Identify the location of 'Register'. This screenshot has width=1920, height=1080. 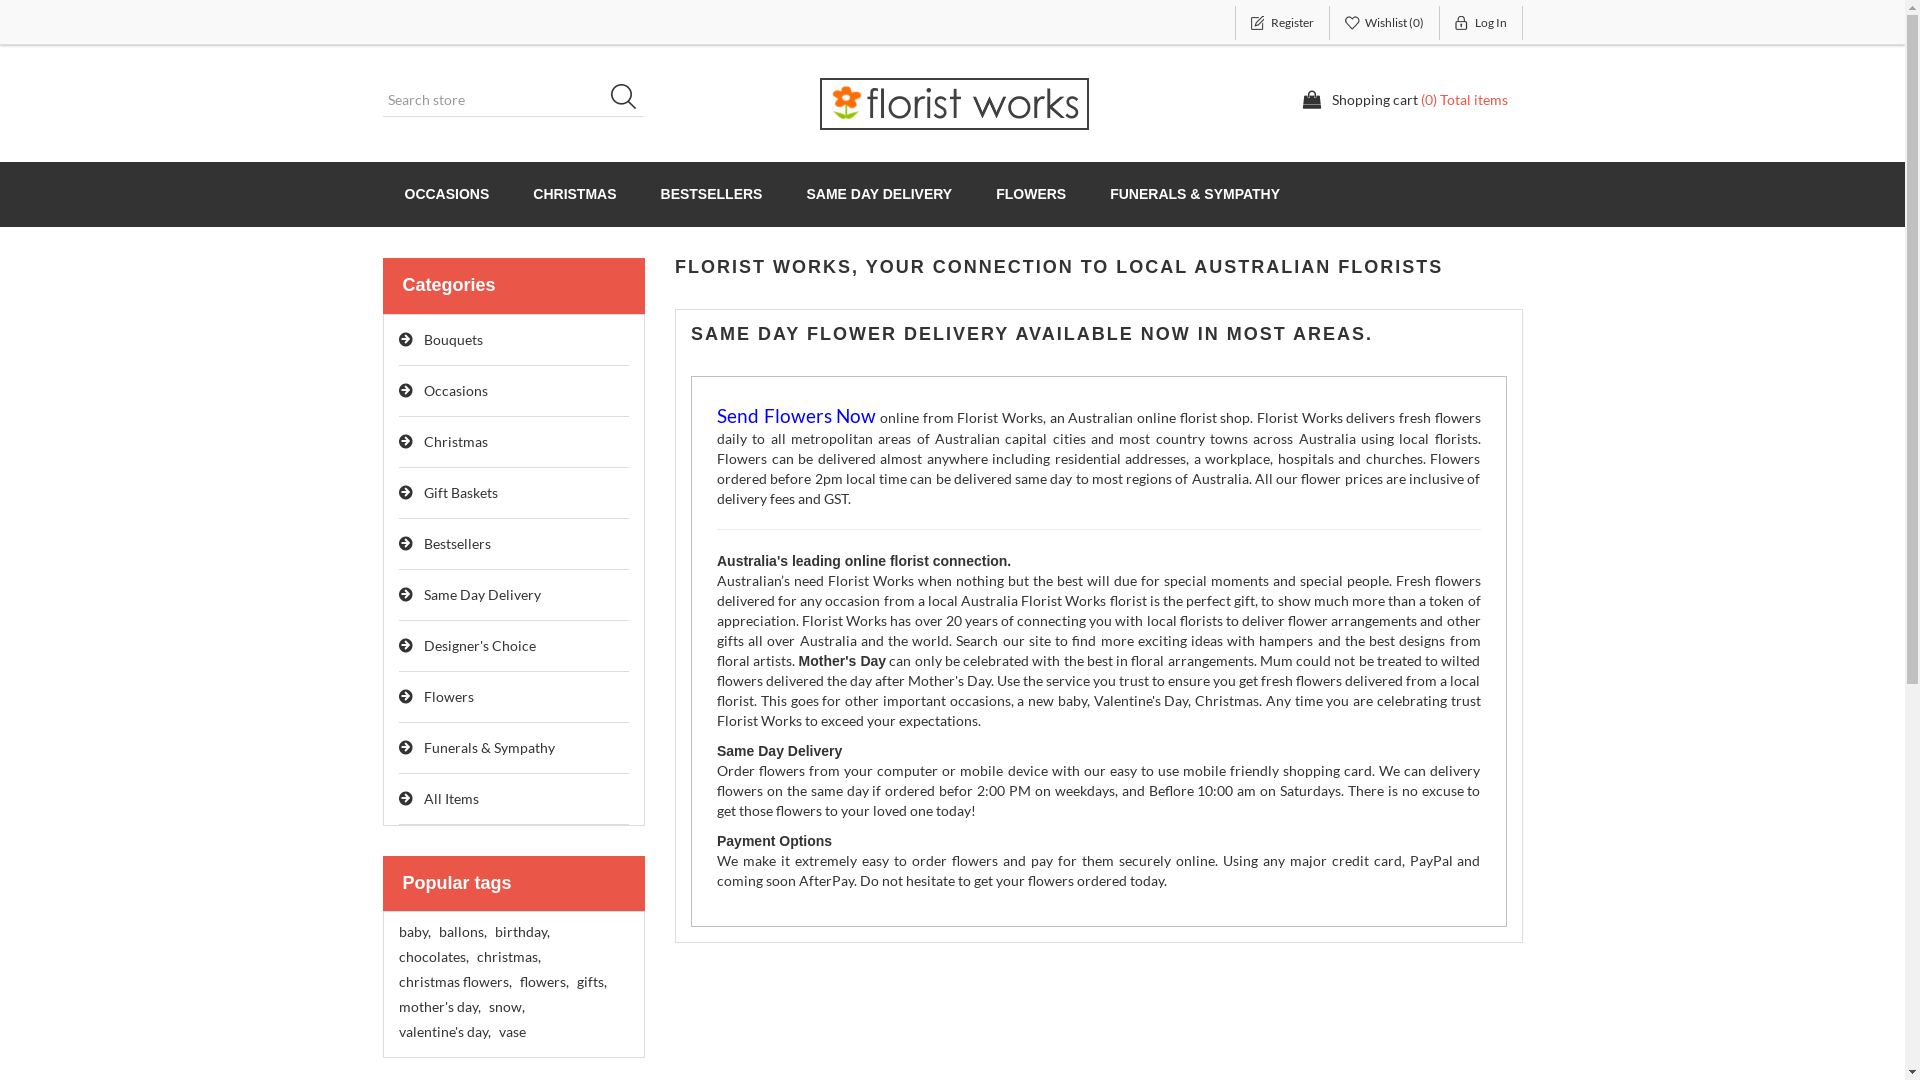
(1281, 23).